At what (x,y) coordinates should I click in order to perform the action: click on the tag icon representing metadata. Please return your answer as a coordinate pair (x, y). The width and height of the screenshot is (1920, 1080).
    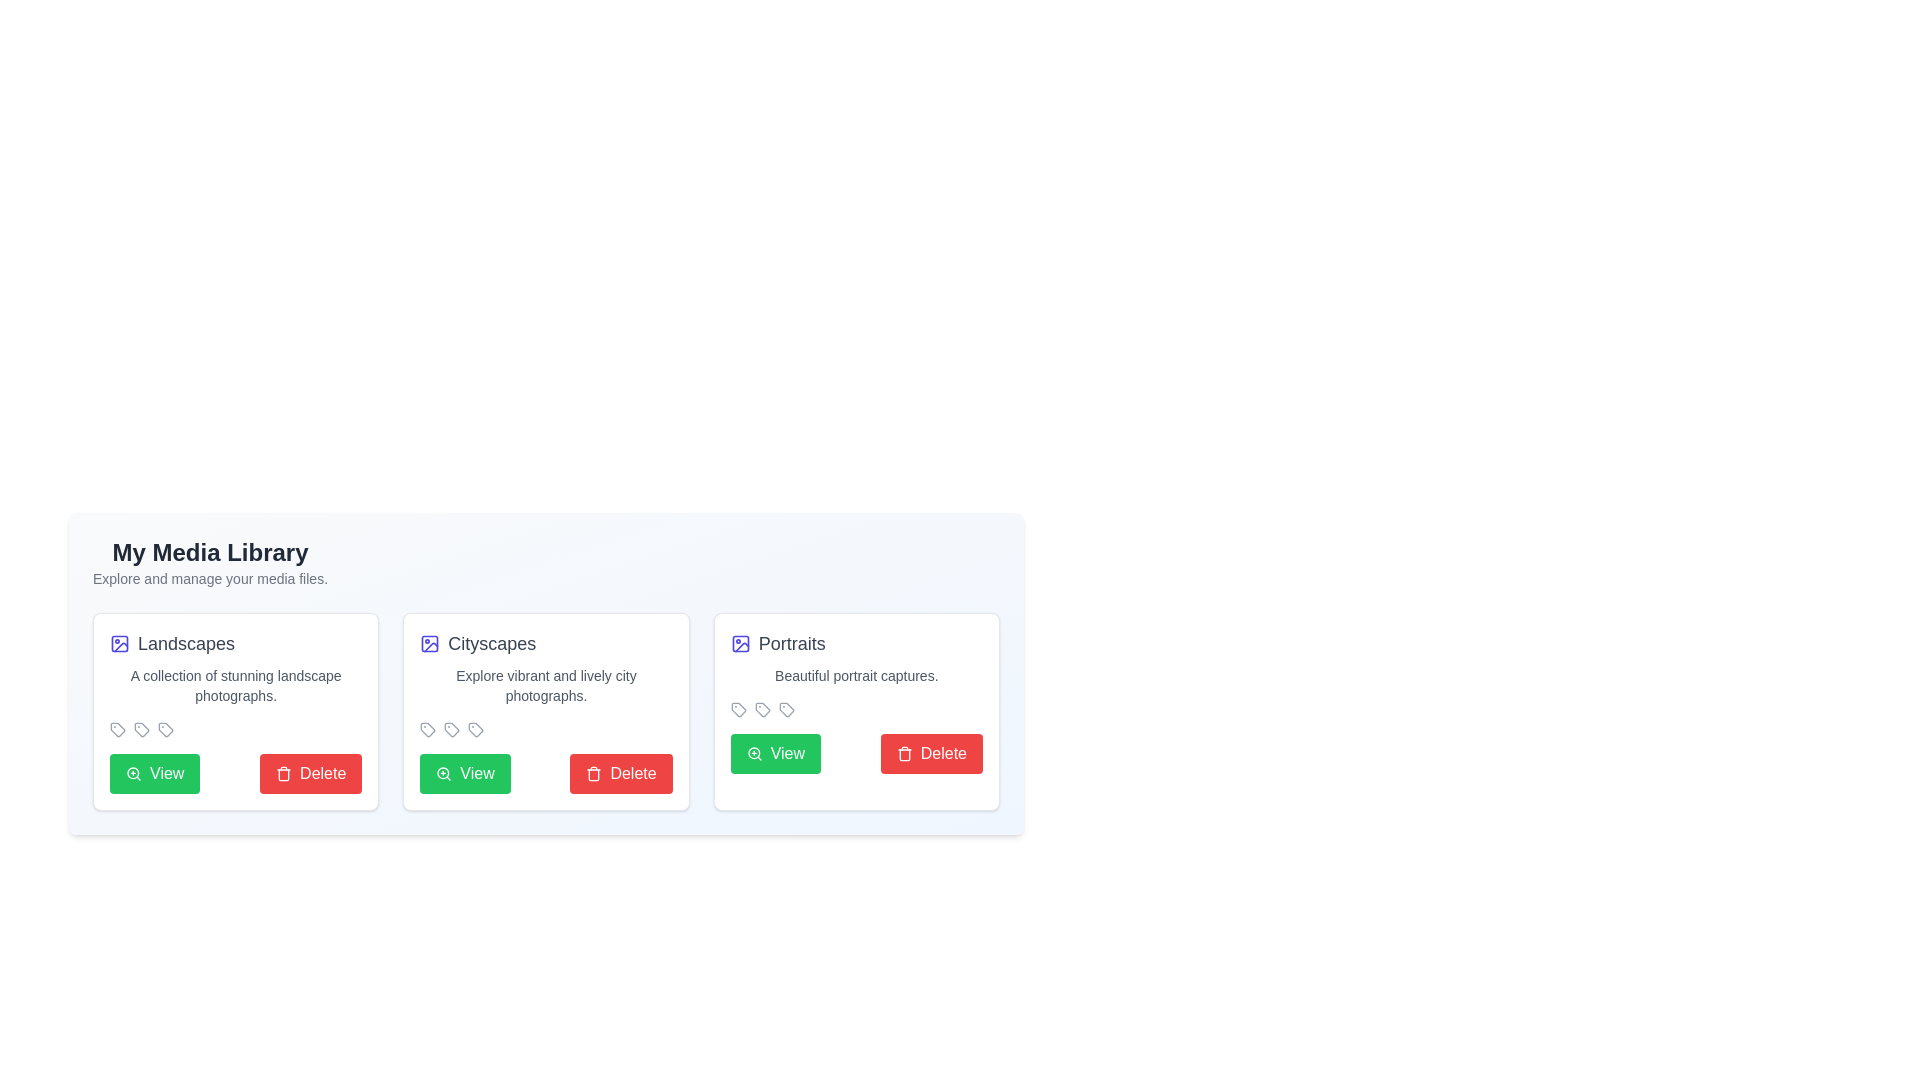
    Looking at the image, I should click on (475, 729).